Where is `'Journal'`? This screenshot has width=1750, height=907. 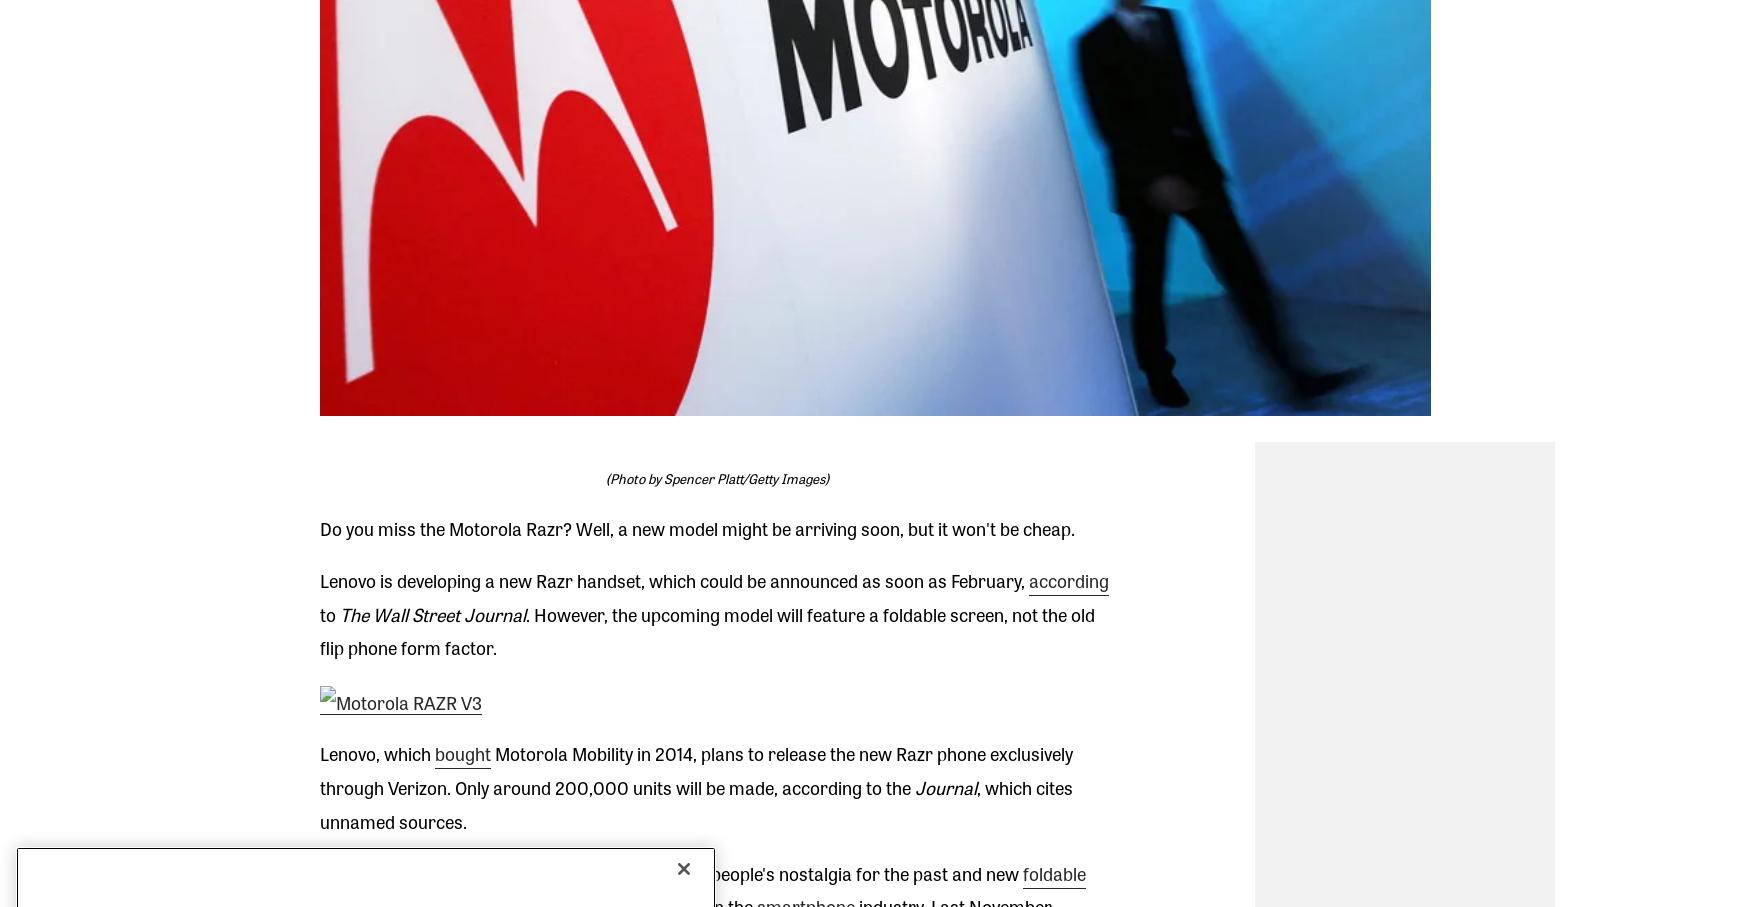 'Journal' is located at coordinates (909, 787).